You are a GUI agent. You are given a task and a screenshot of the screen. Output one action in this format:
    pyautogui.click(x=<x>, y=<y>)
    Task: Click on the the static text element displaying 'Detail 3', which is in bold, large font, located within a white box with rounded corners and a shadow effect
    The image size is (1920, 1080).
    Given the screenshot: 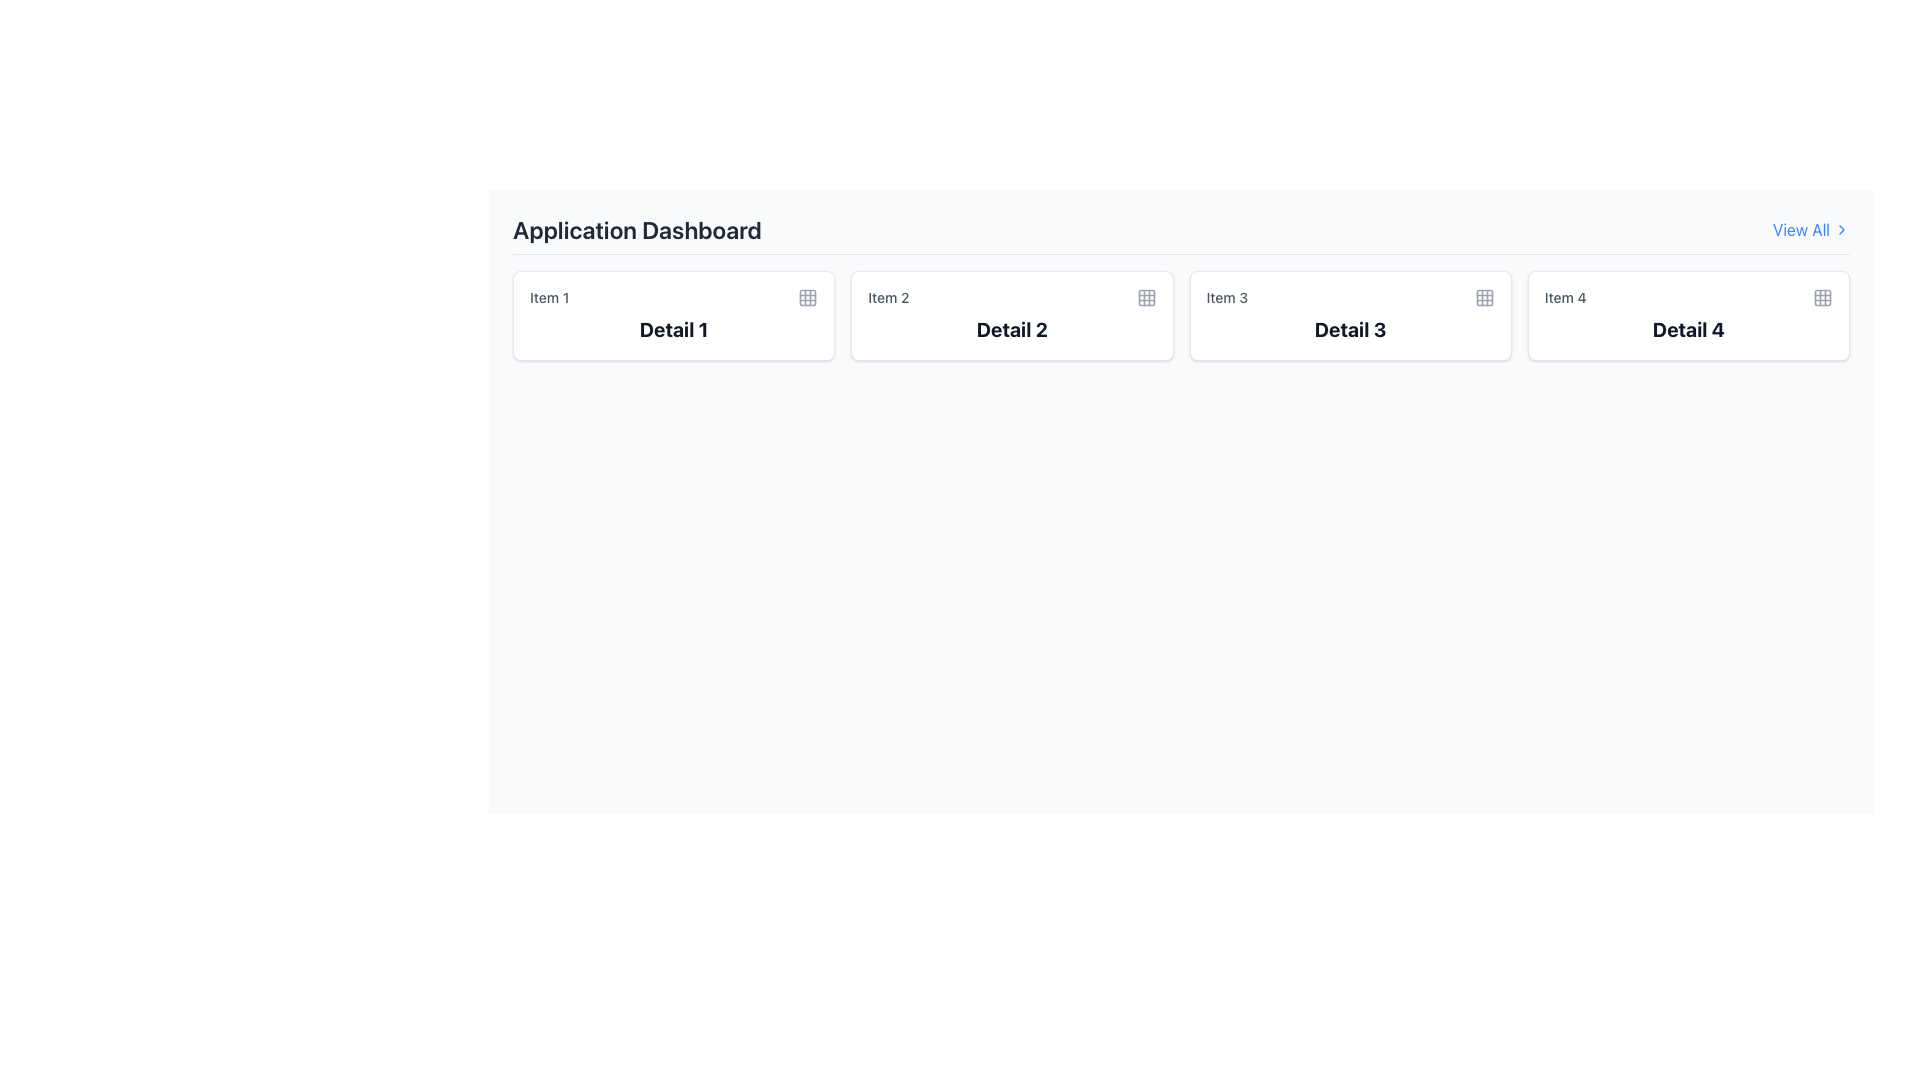 What is the action you would take?
    pyautogui.click(x=1350, y=329)
    